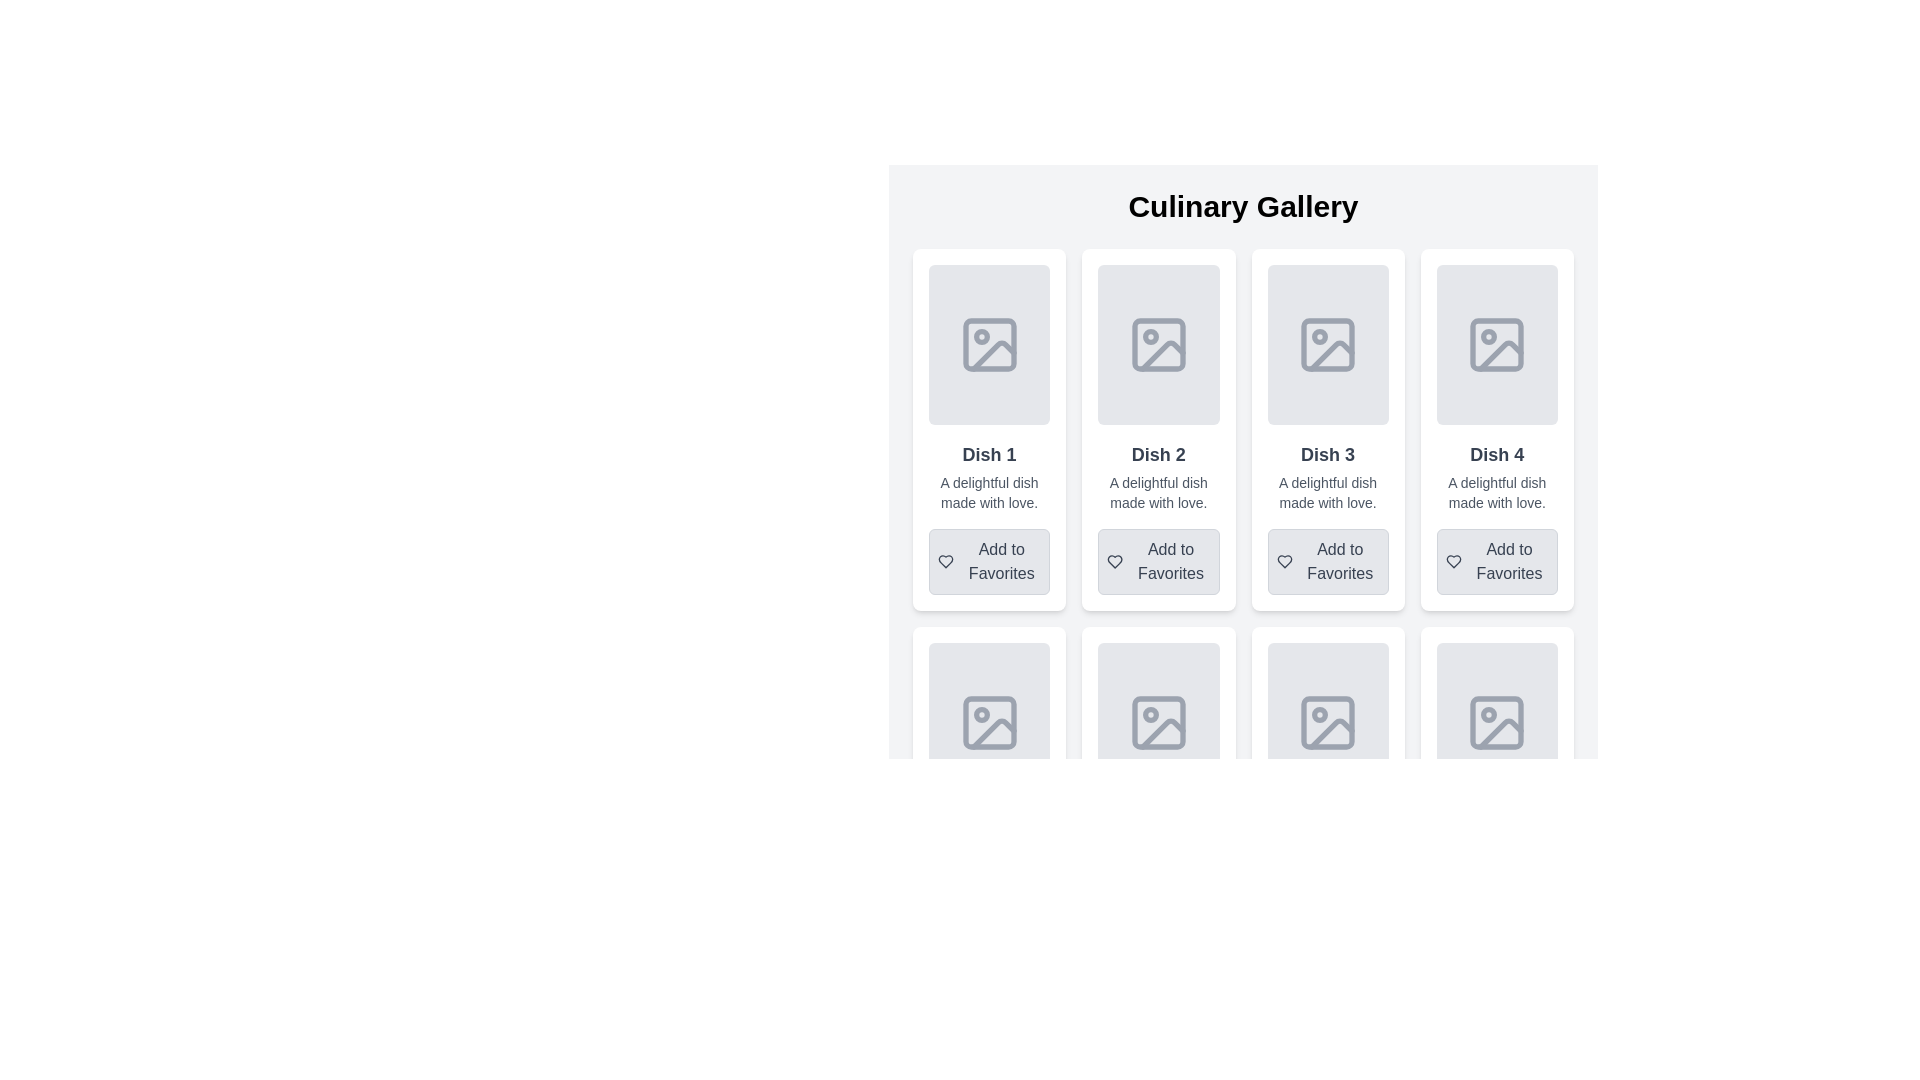 Image resolution: width=1920 pixels, height=1080 pixels. Describe the element at coordinates (1284, 562) in the screenshot. I see `the heart-shaped icon with a dark stroke outline, located to the left of the 'Add to Favorites' text under 'Dish 3' in the grid layout` at that location.